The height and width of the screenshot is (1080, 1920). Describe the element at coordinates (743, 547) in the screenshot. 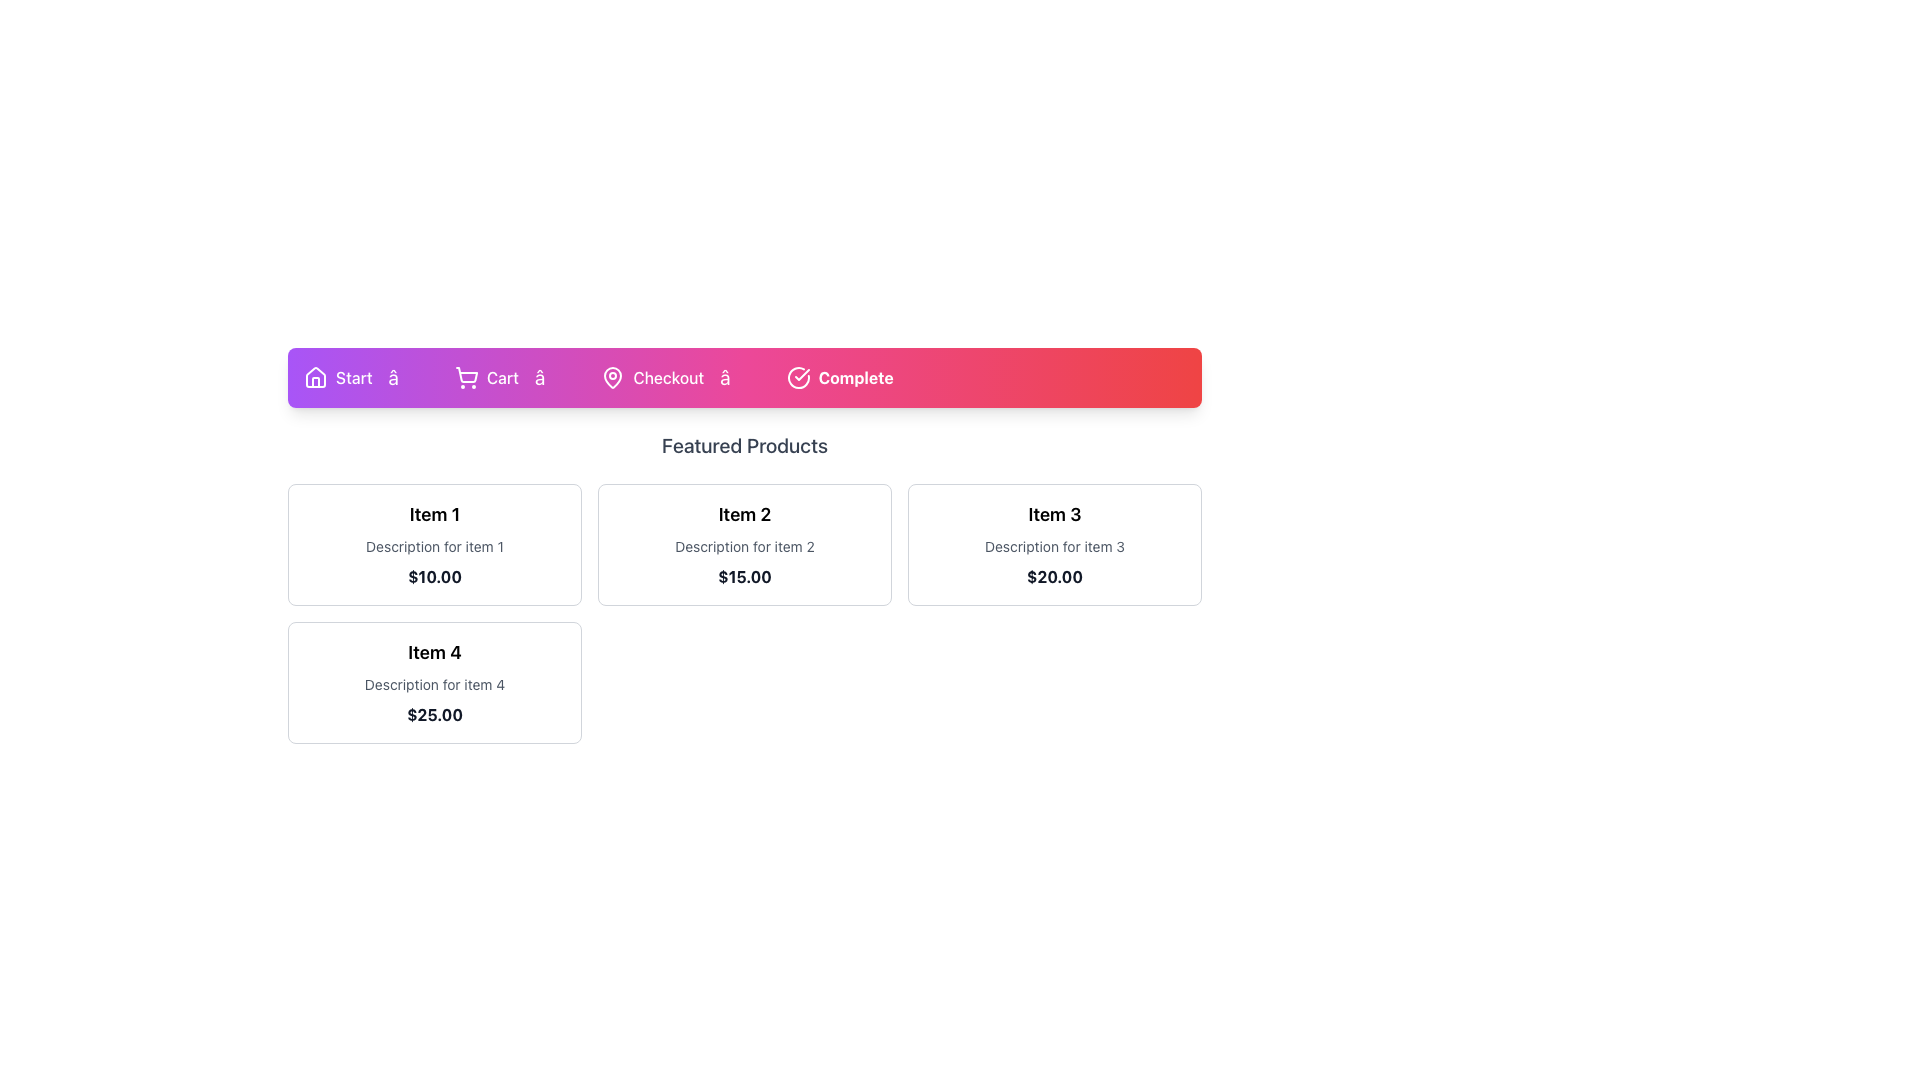

I see `description text of the Text Label located below the title 'Item 2' and above the price '$15.00' in the 'Featured Products' section` at that location.